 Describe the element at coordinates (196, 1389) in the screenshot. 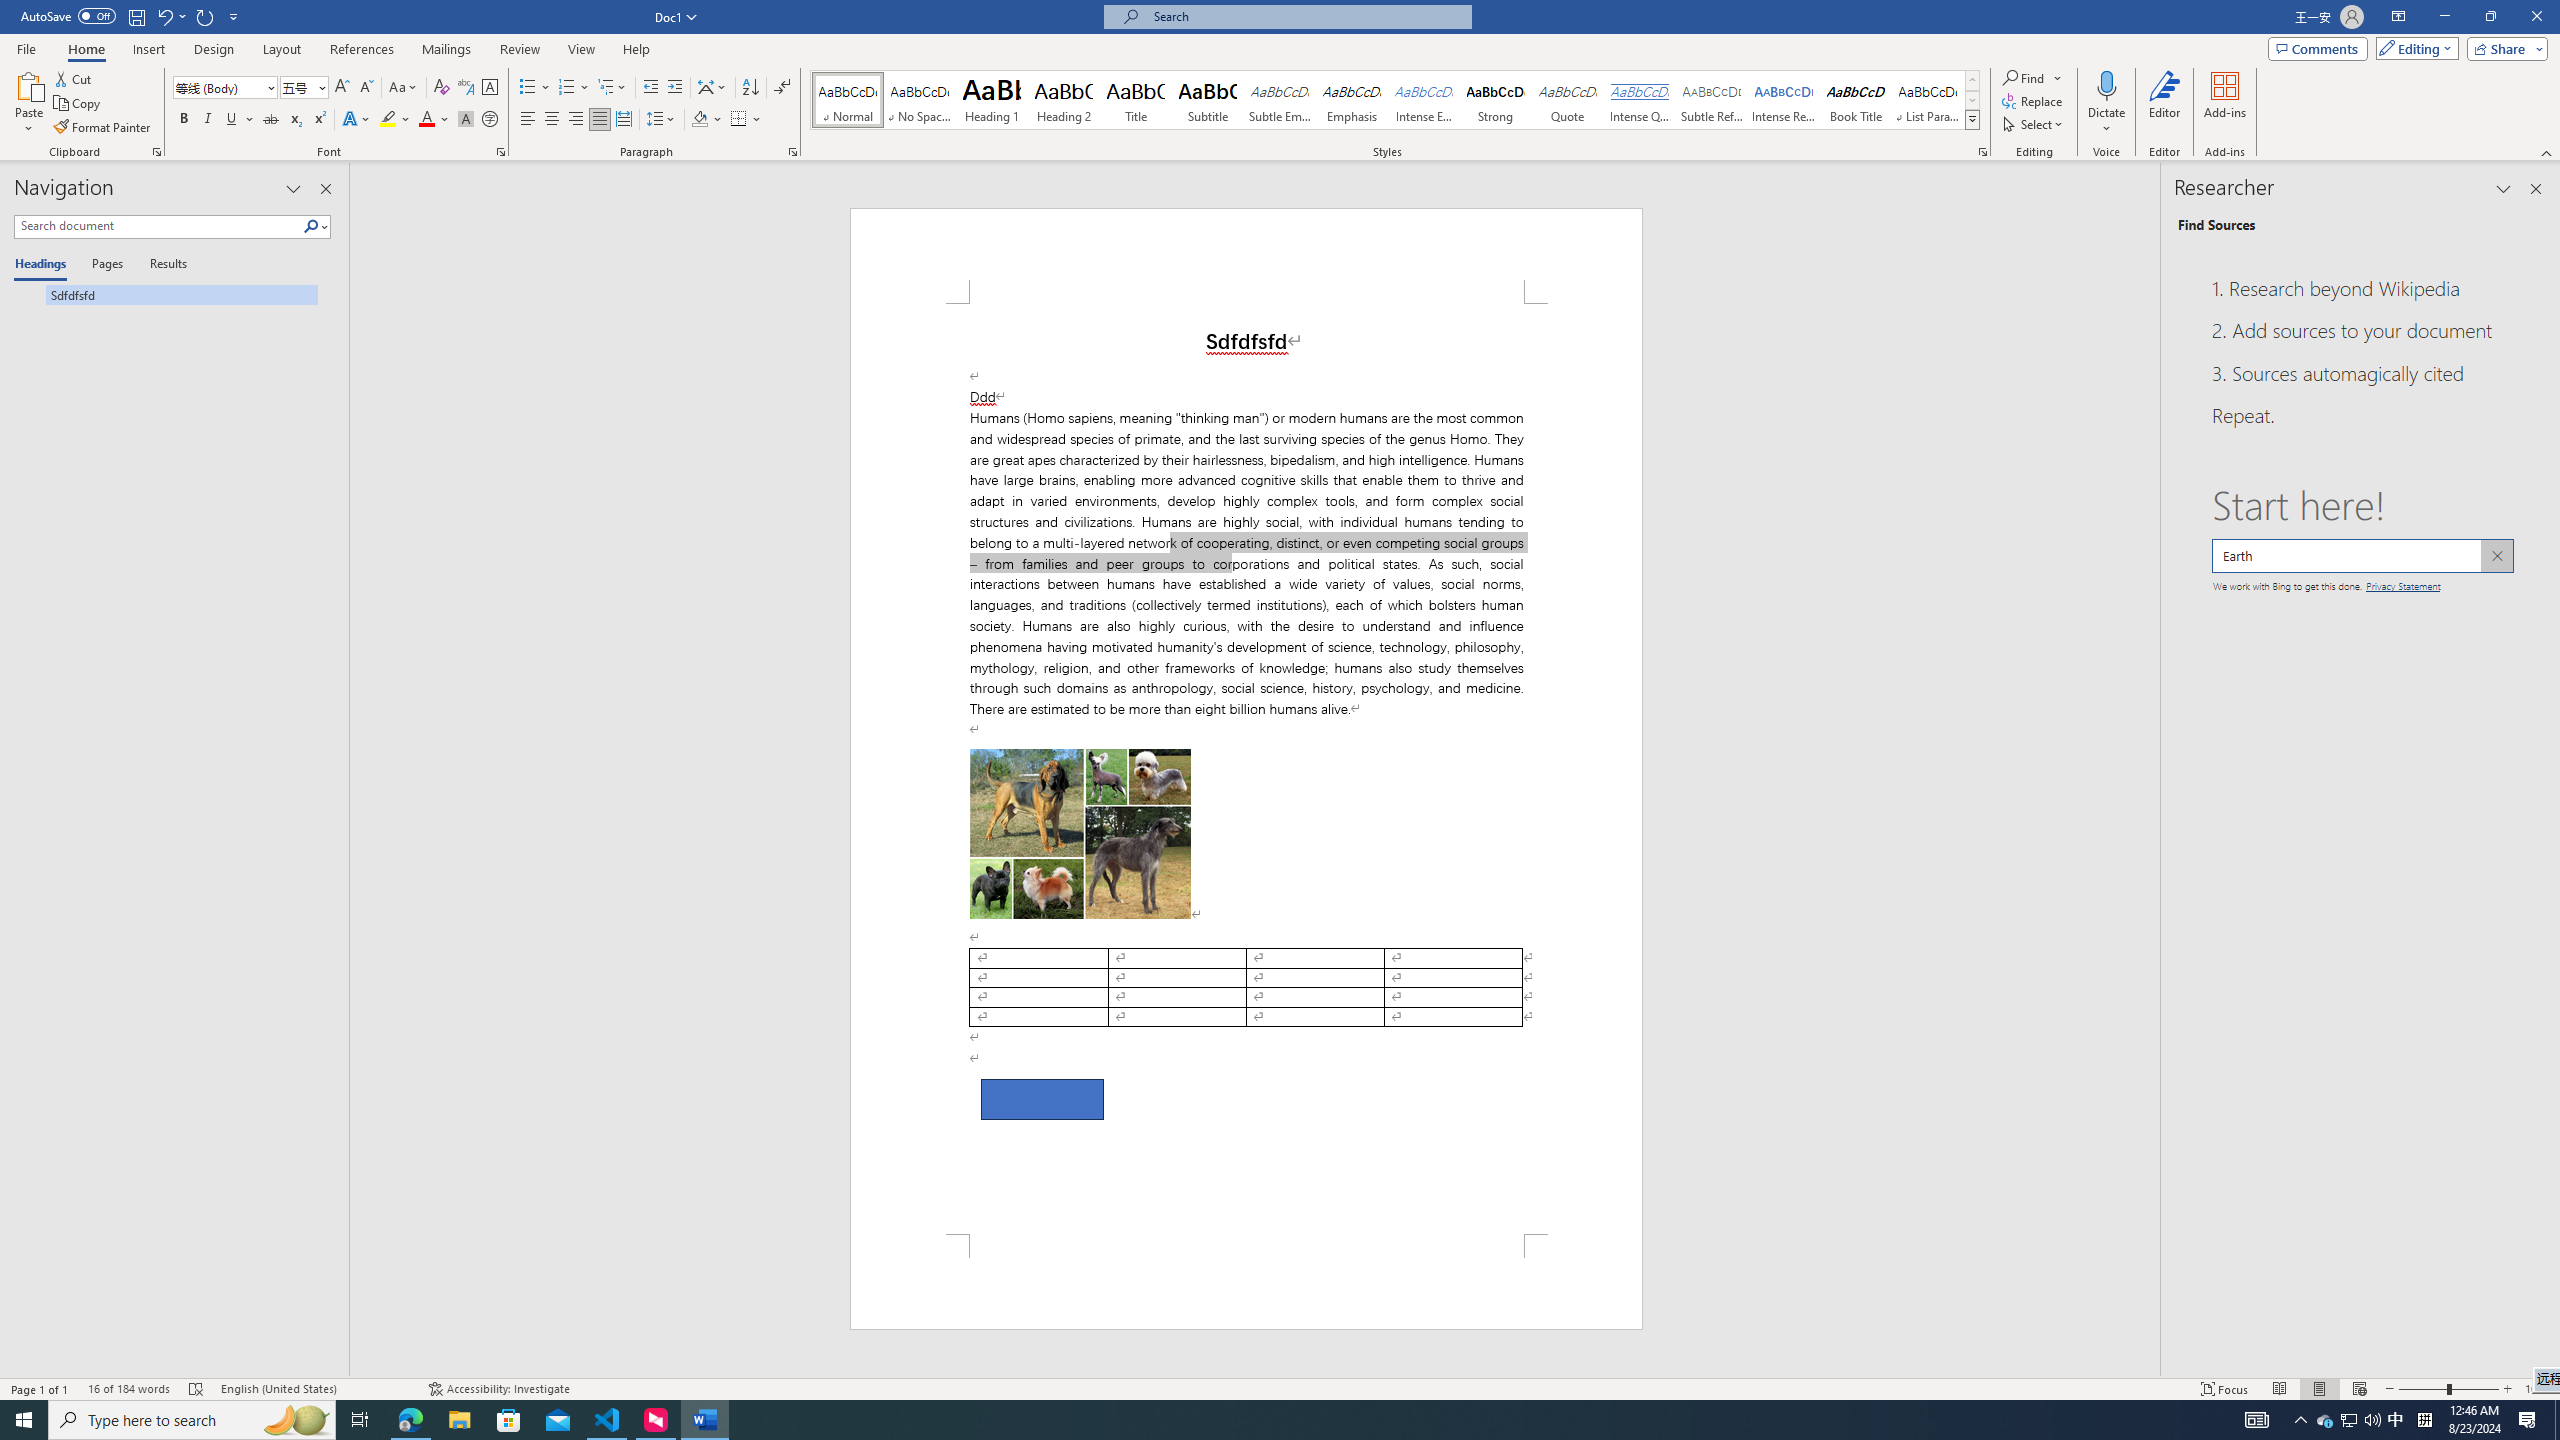

I see `'Spelling and Grammar Check Errors'` at that location.